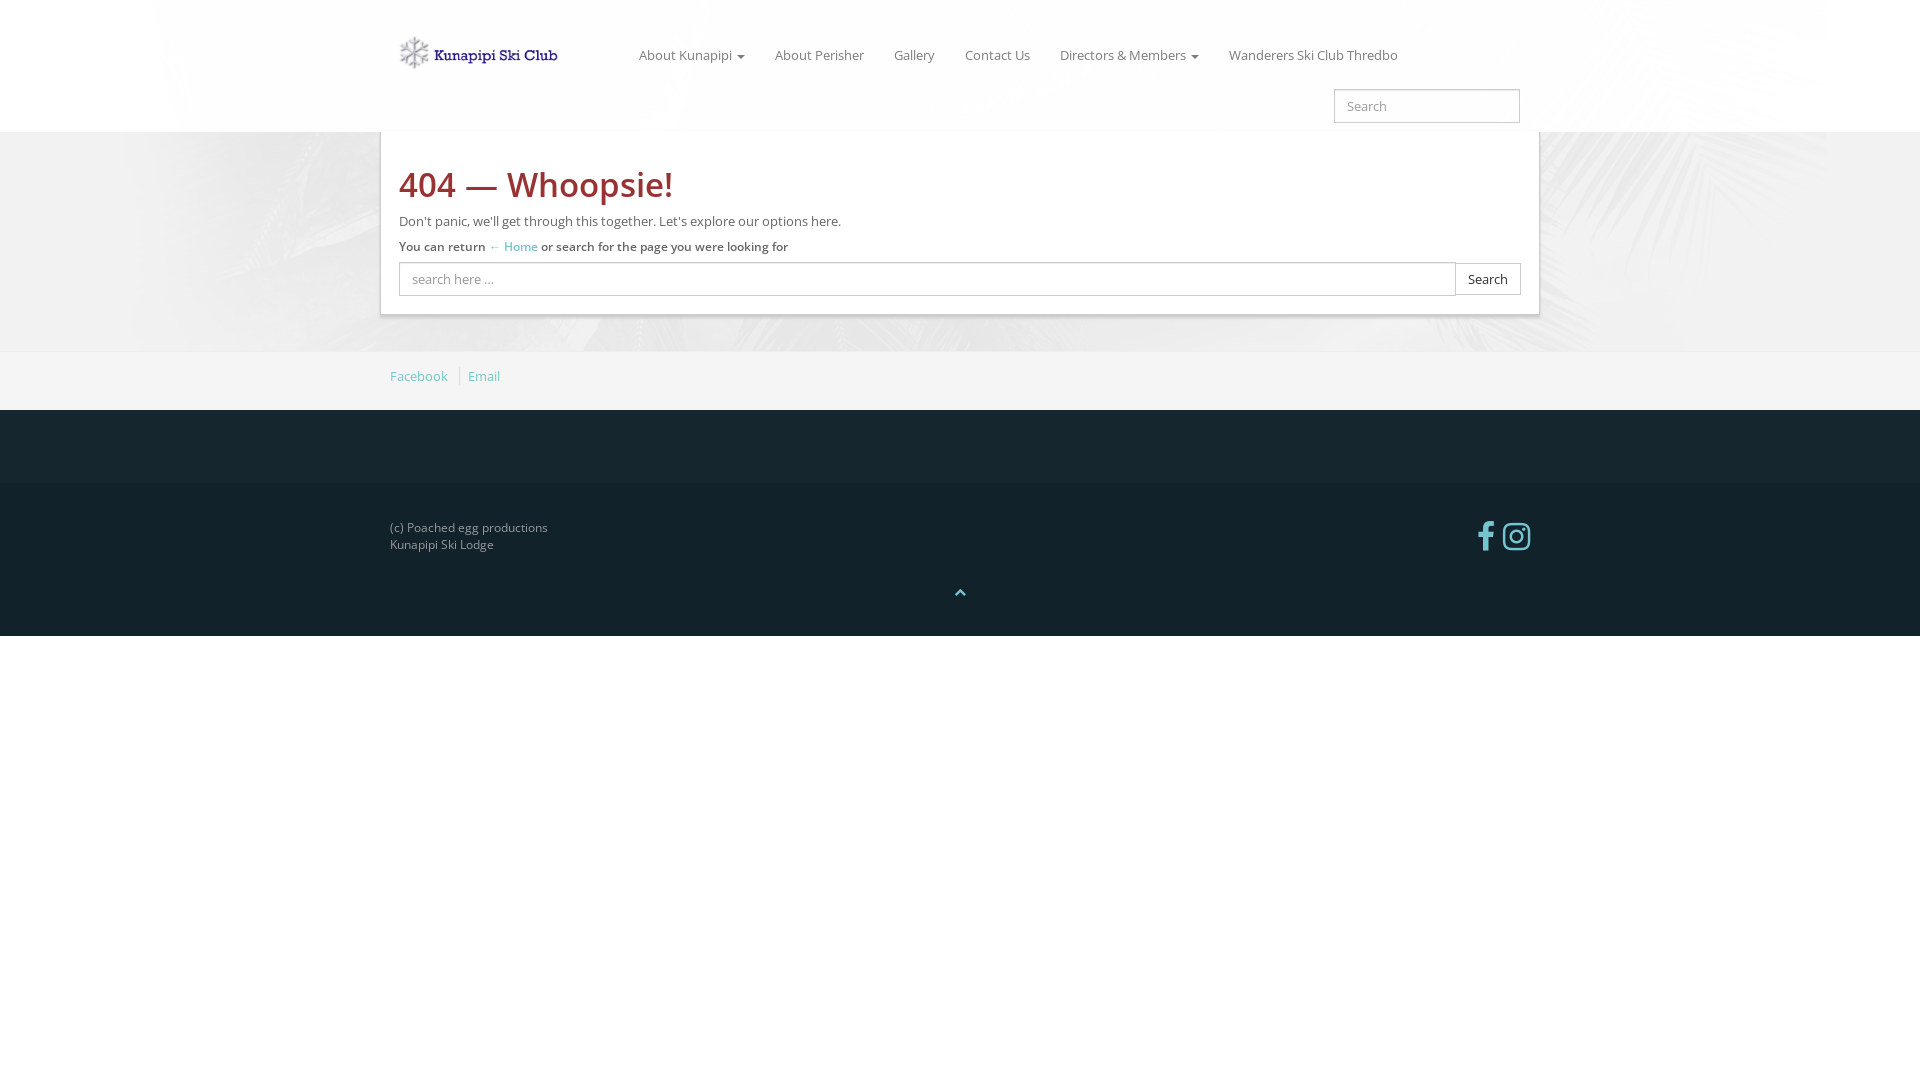  Describe the element at coordinates (421, 375) in the screenshot. I see `'Facebook'` at that location.